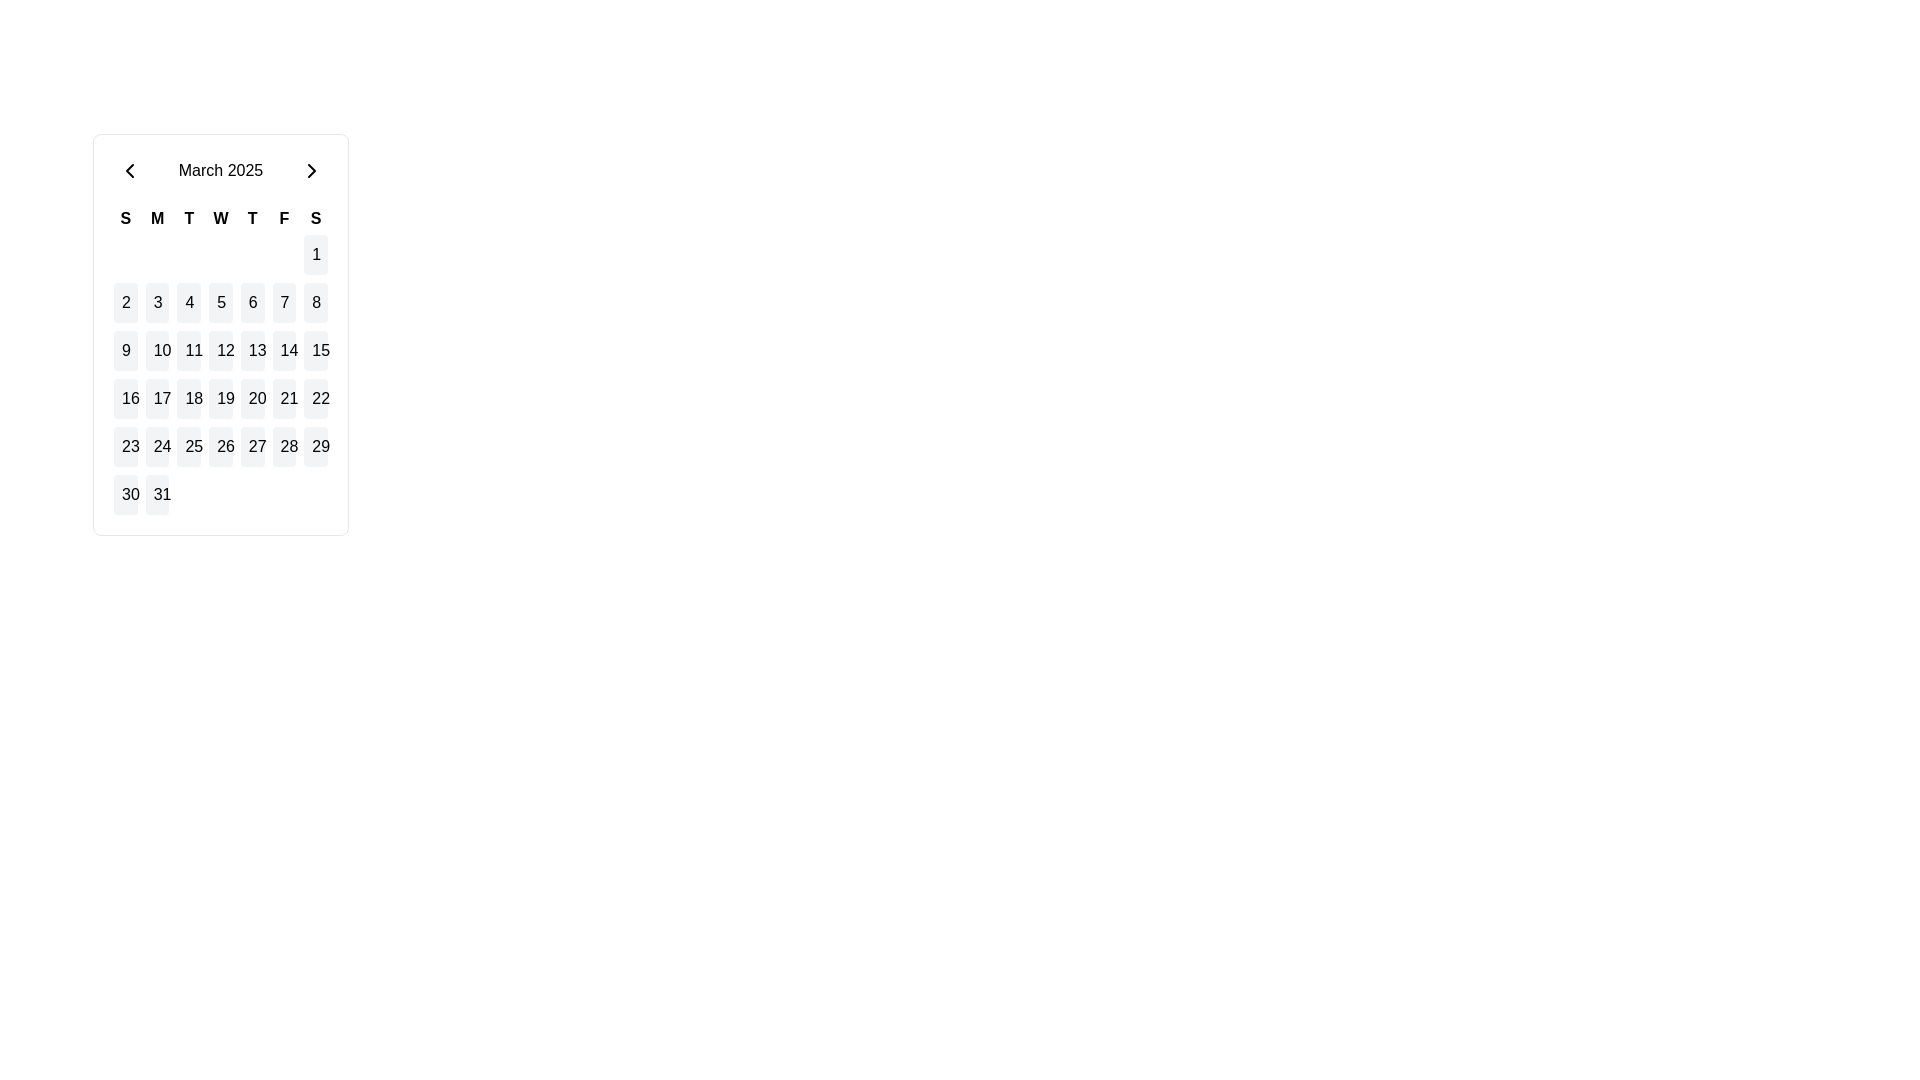  I want to click on the empty, non-interactive calendar cell located in the first row under Thursday's column, so click(251, 253).